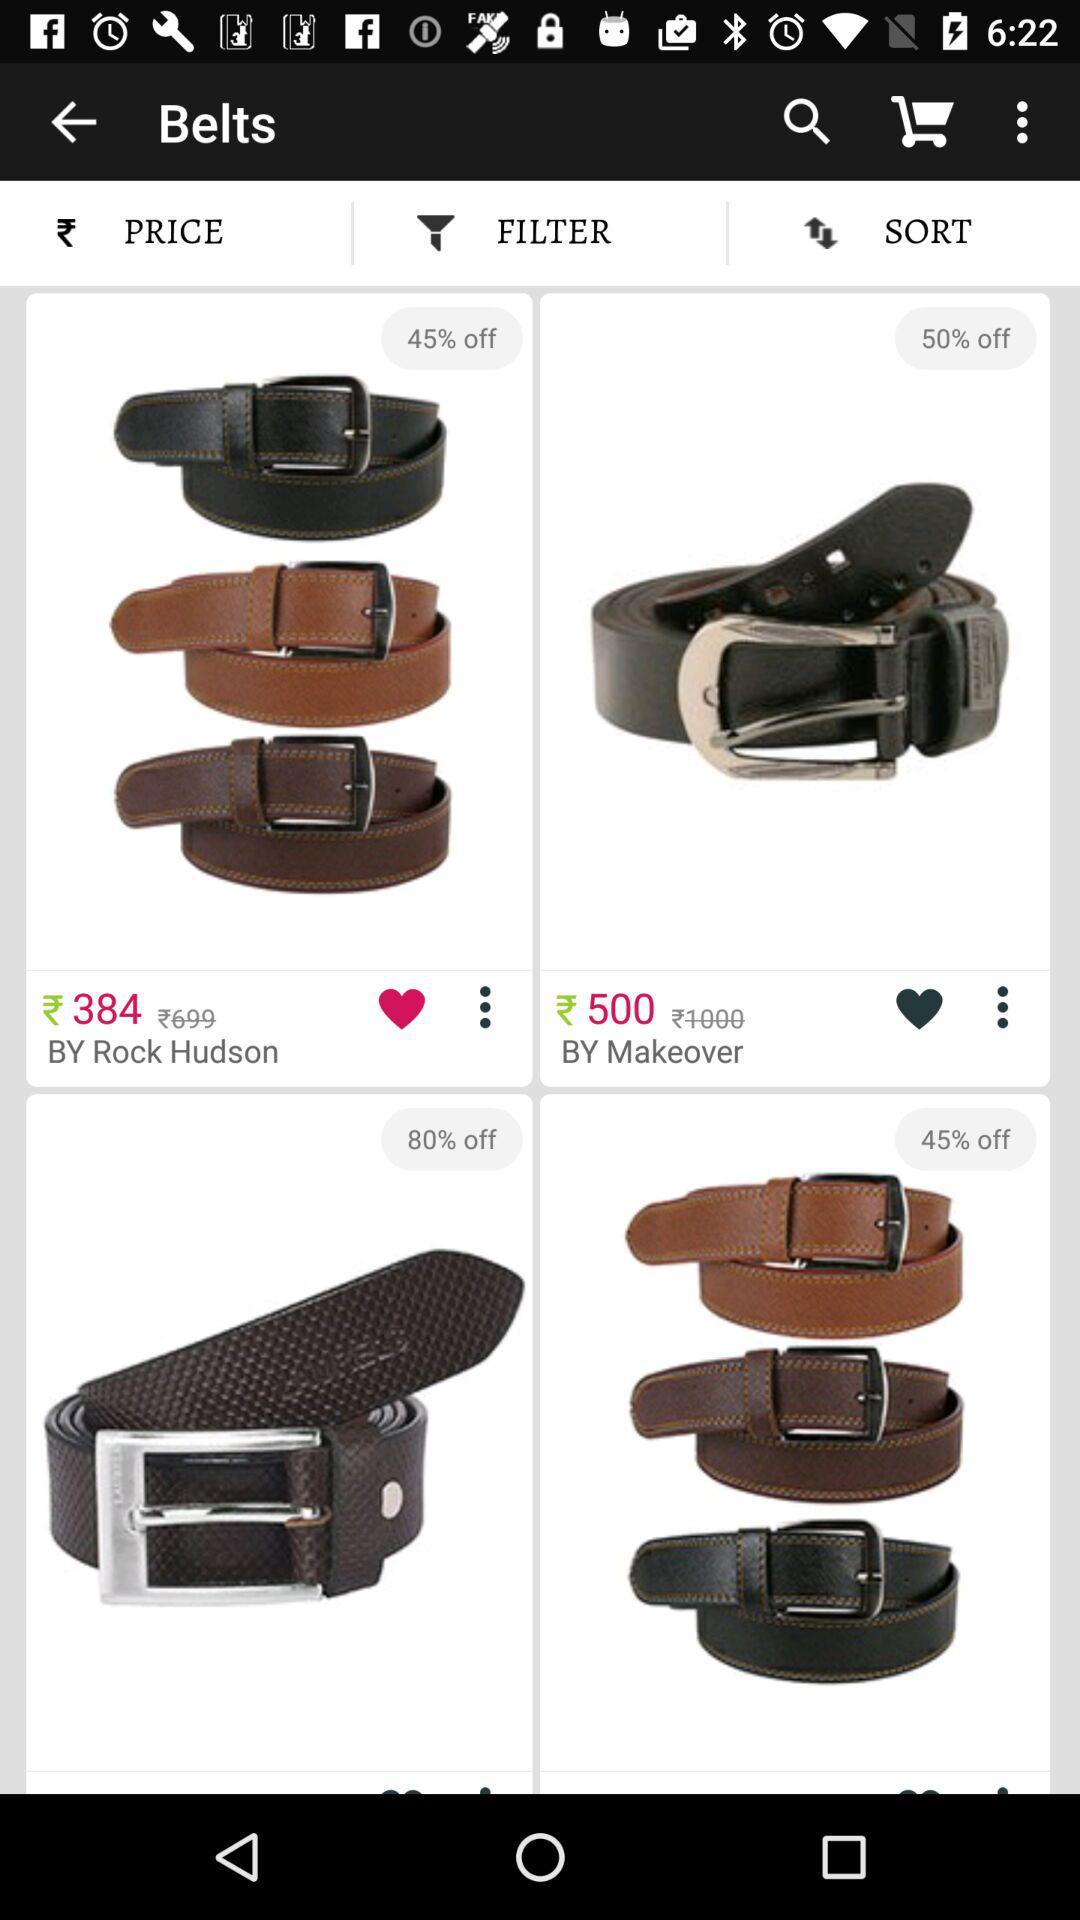  What do you see at coordinates (1010, 1007) in the screenshot?
I see `open more options` at bounding box center [1010, 1007].